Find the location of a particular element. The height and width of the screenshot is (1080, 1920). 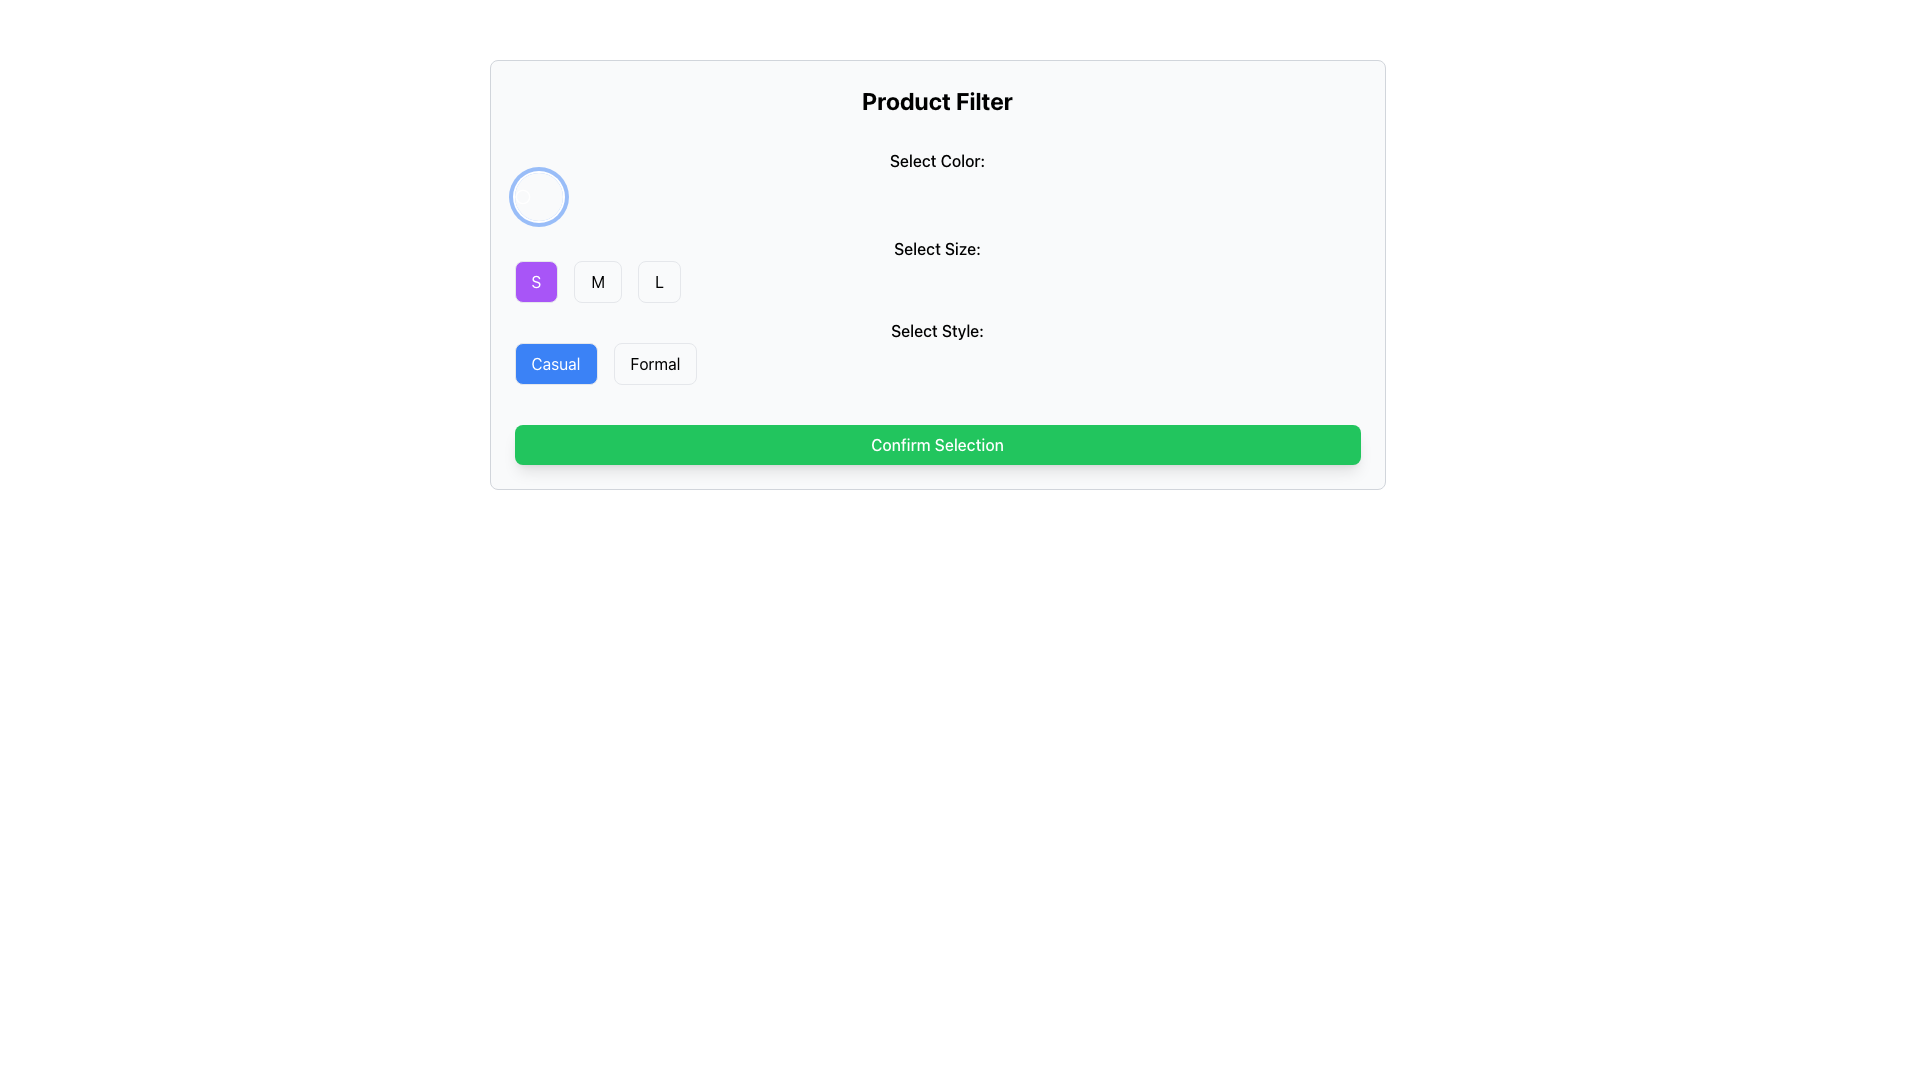

the first button labeled 'S' in the 'Select Size' section, which has a purple background and white text is located at coordinates (536, 281).